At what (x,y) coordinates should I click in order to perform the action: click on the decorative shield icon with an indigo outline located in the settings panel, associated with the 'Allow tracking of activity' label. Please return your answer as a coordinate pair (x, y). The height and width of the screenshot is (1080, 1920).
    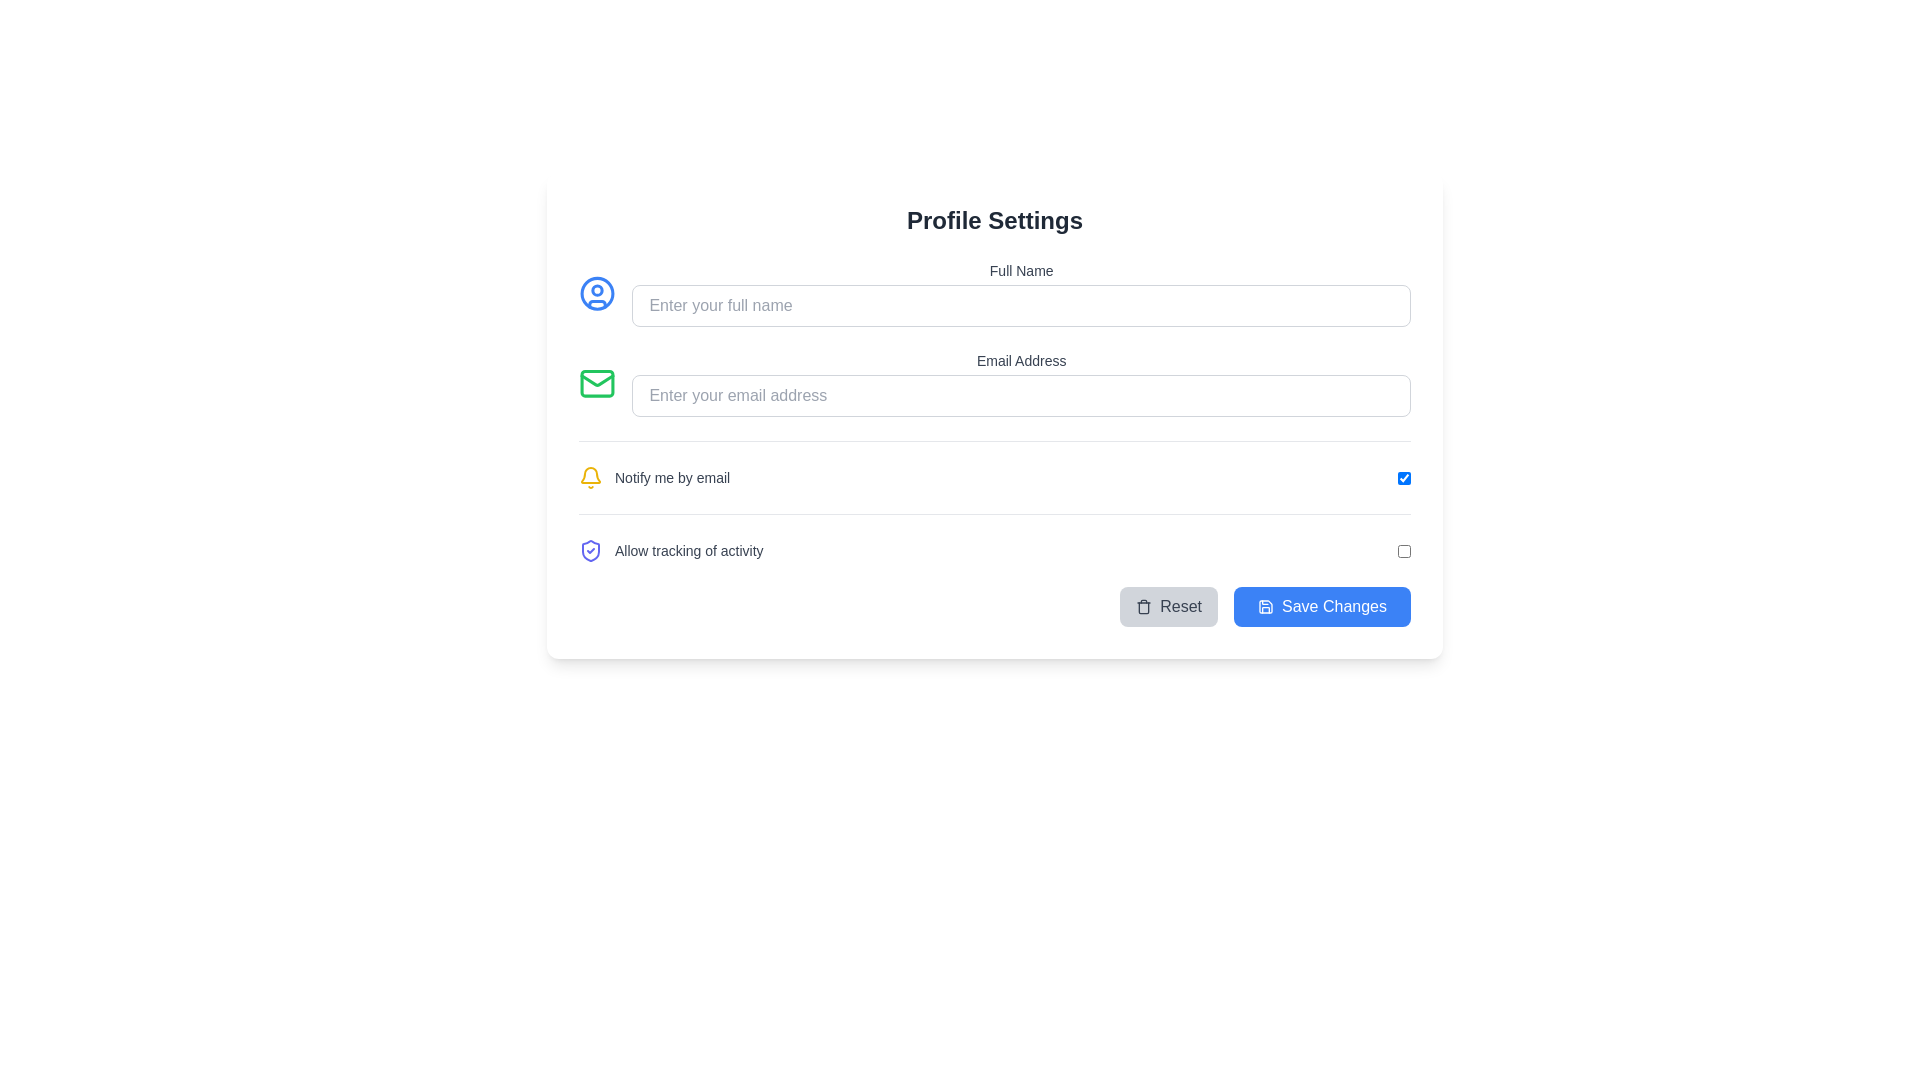
    Looking at the image, I should click on (589, 551).